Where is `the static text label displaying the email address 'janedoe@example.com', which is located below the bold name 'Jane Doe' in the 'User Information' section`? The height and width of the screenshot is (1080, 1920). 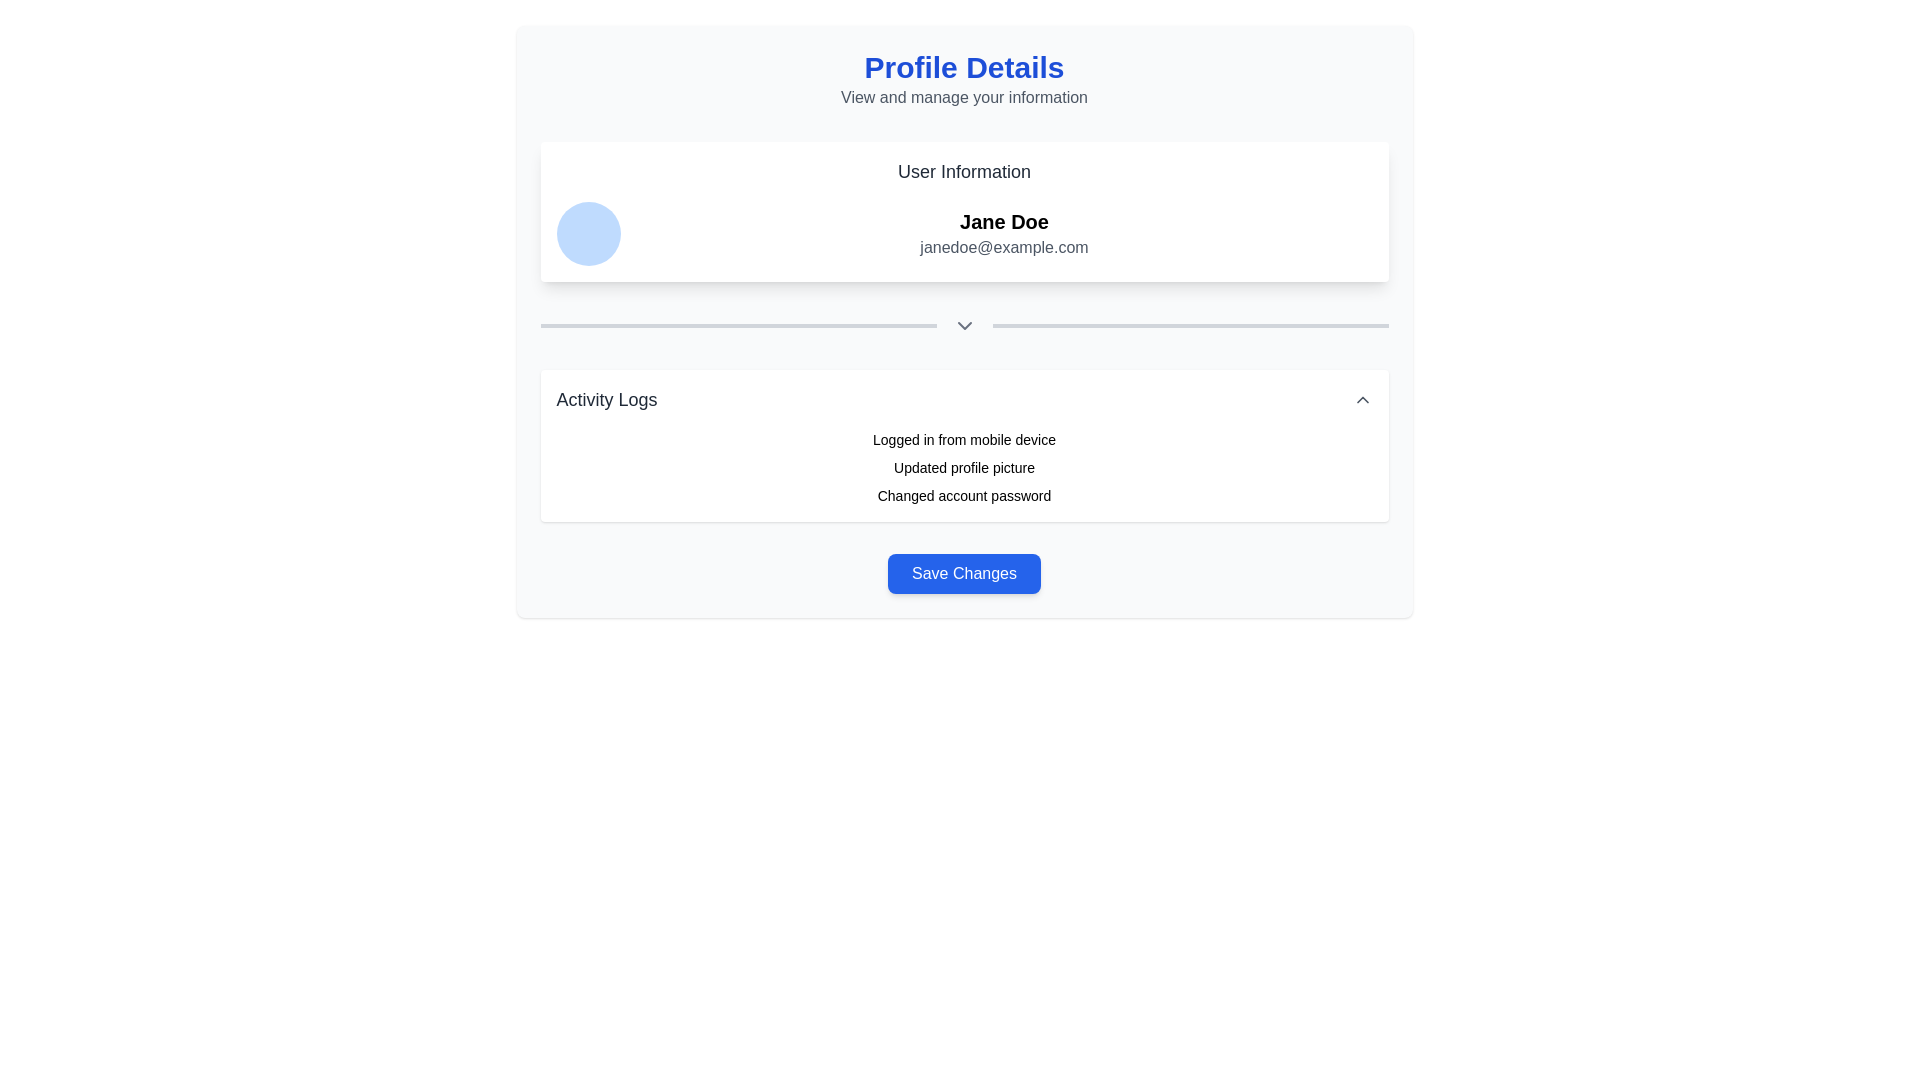 the static text label displaying the email address 'janedoe@example.com', which is located below the bold name 'Jane Doe' in the 'User Information' section is located at coordinates (1004, 246).